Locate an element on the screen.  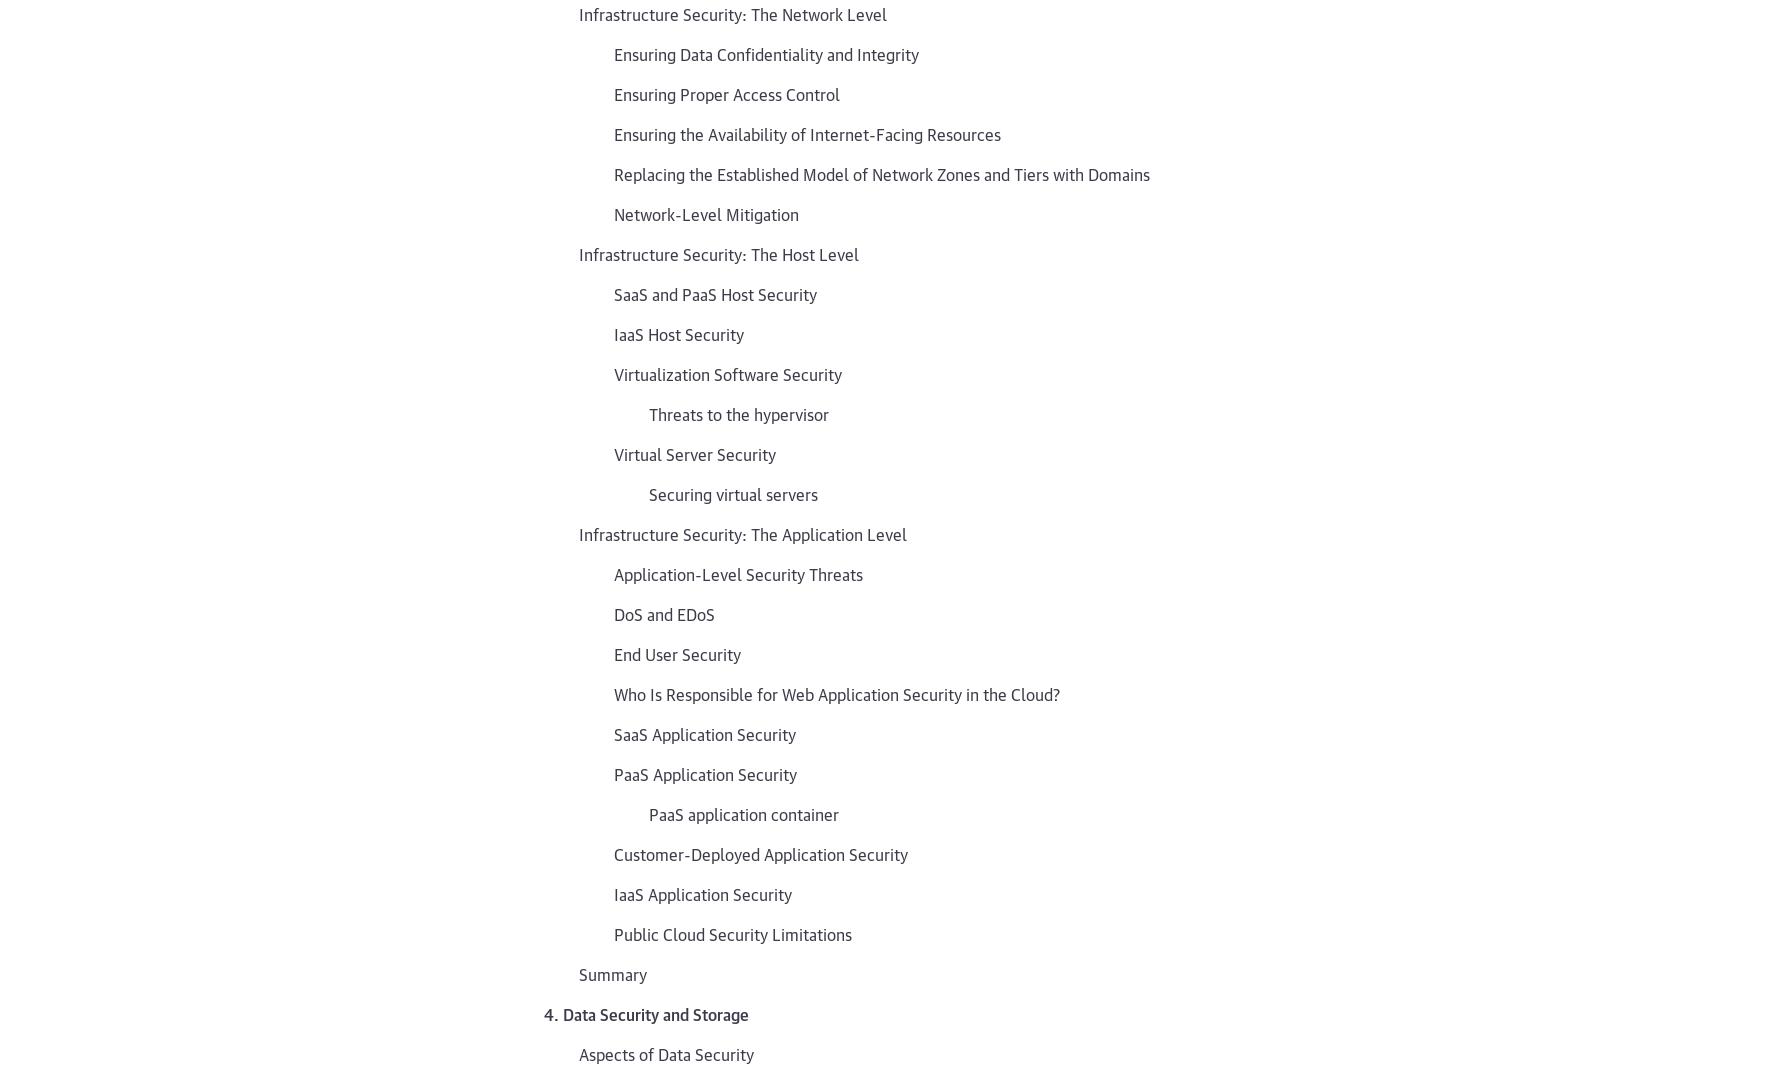
'Threats to the hypervisor' is located at coordinates (738, 412).